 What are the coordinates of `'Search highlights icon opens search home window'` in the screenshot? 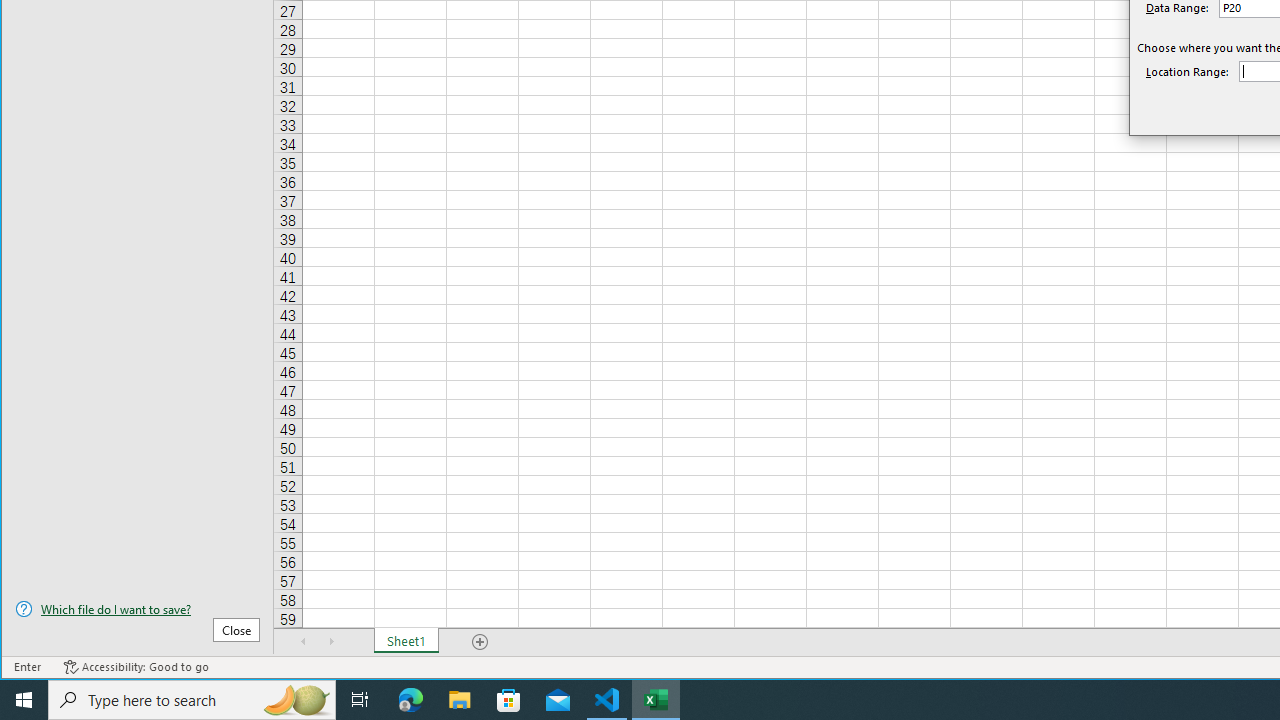 It's located at (294, 698).